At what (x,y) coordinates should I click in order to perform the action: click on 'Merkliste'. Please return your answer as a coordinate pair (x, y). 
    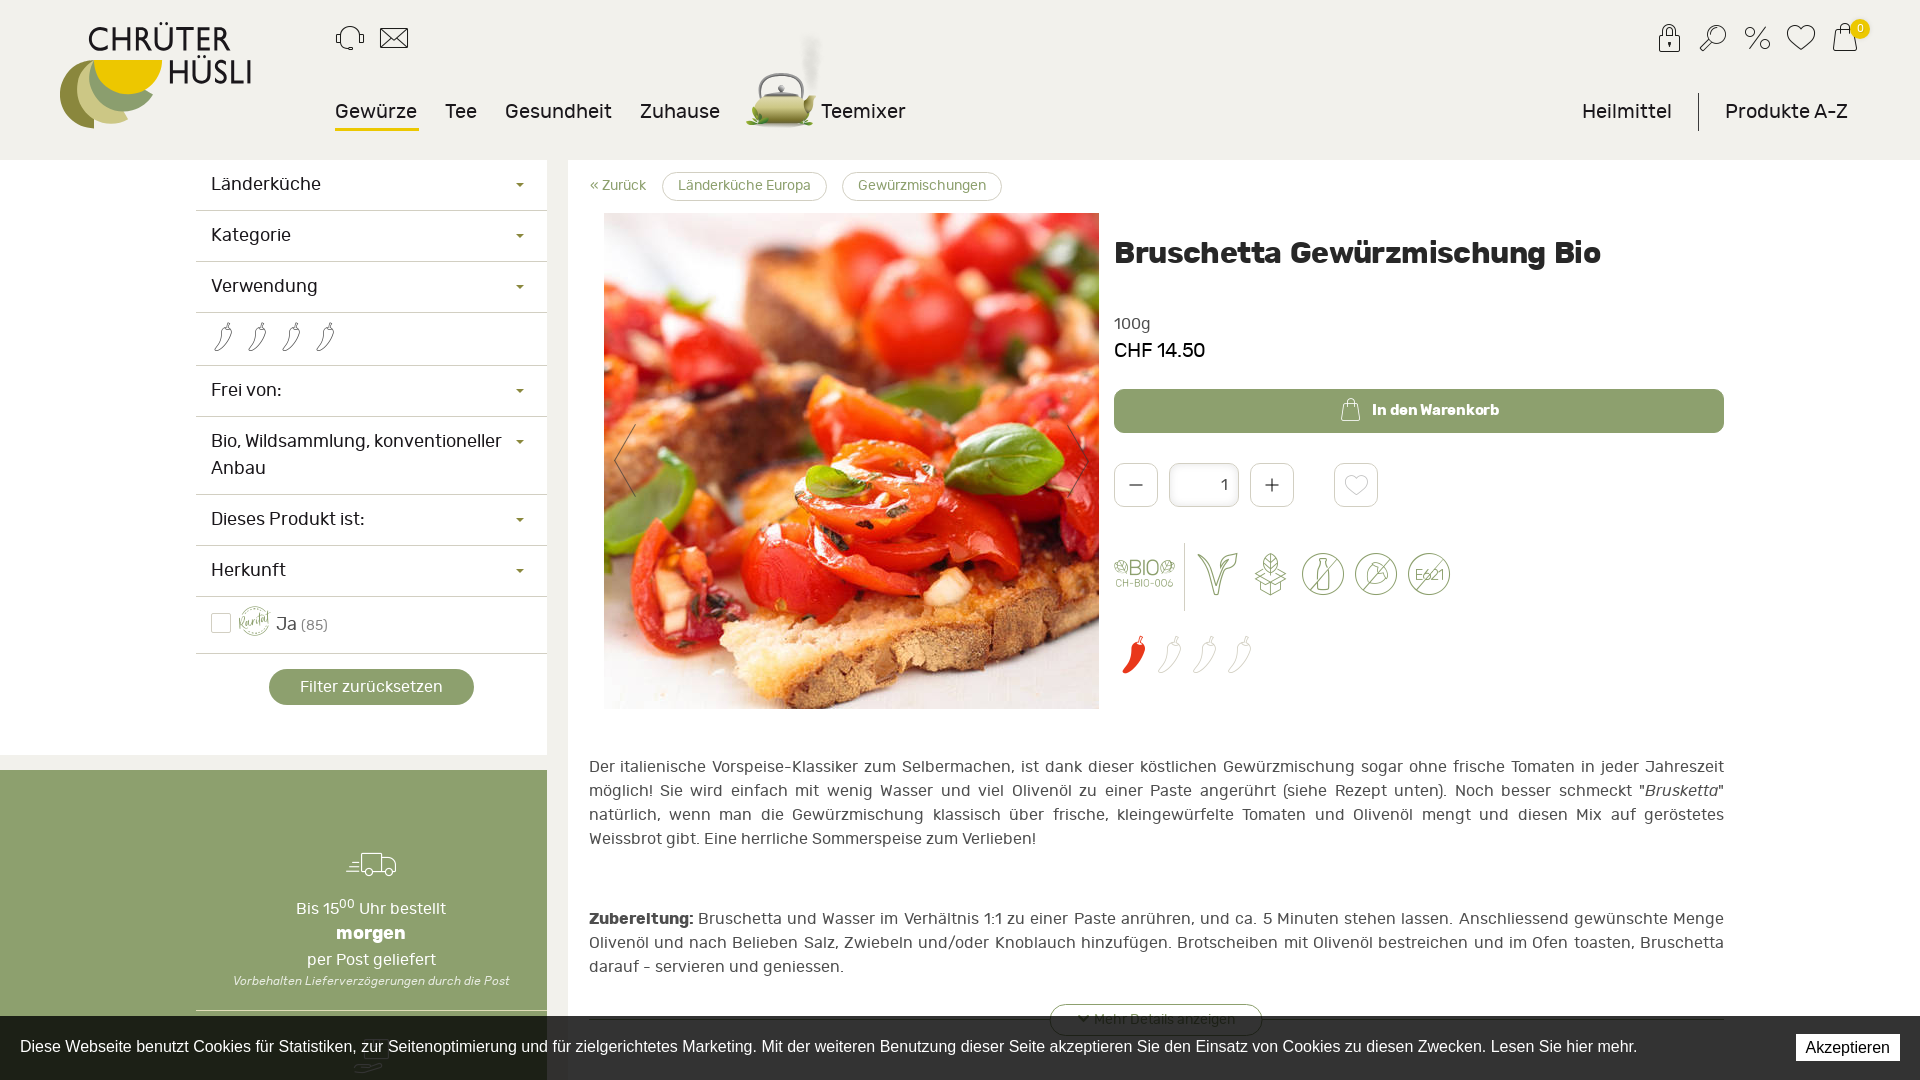
    Looking at the image, I should click on (1800, 42).